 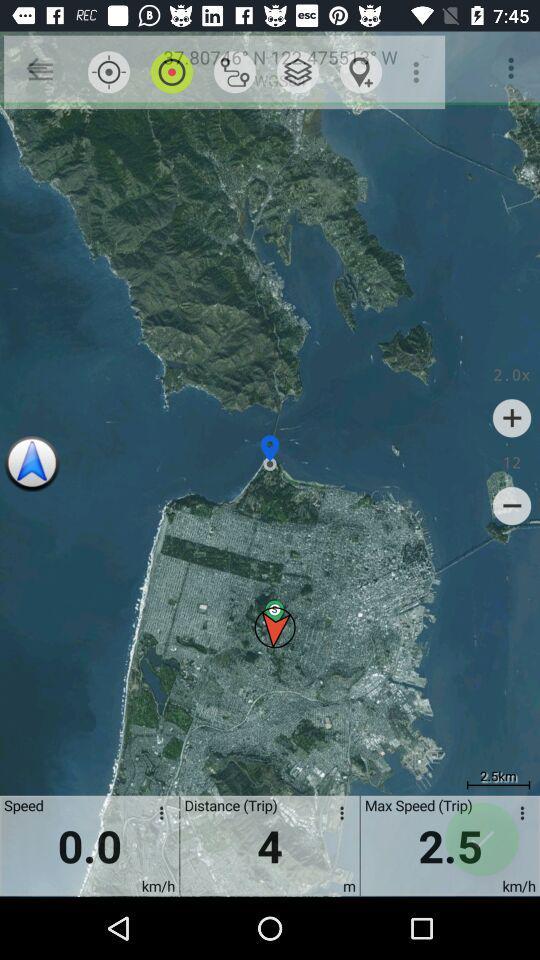 What do you see at coordinates (234, 72) in the screenshot?
I see `icon above distance (trip) icon` at bounding box center [234, 72].